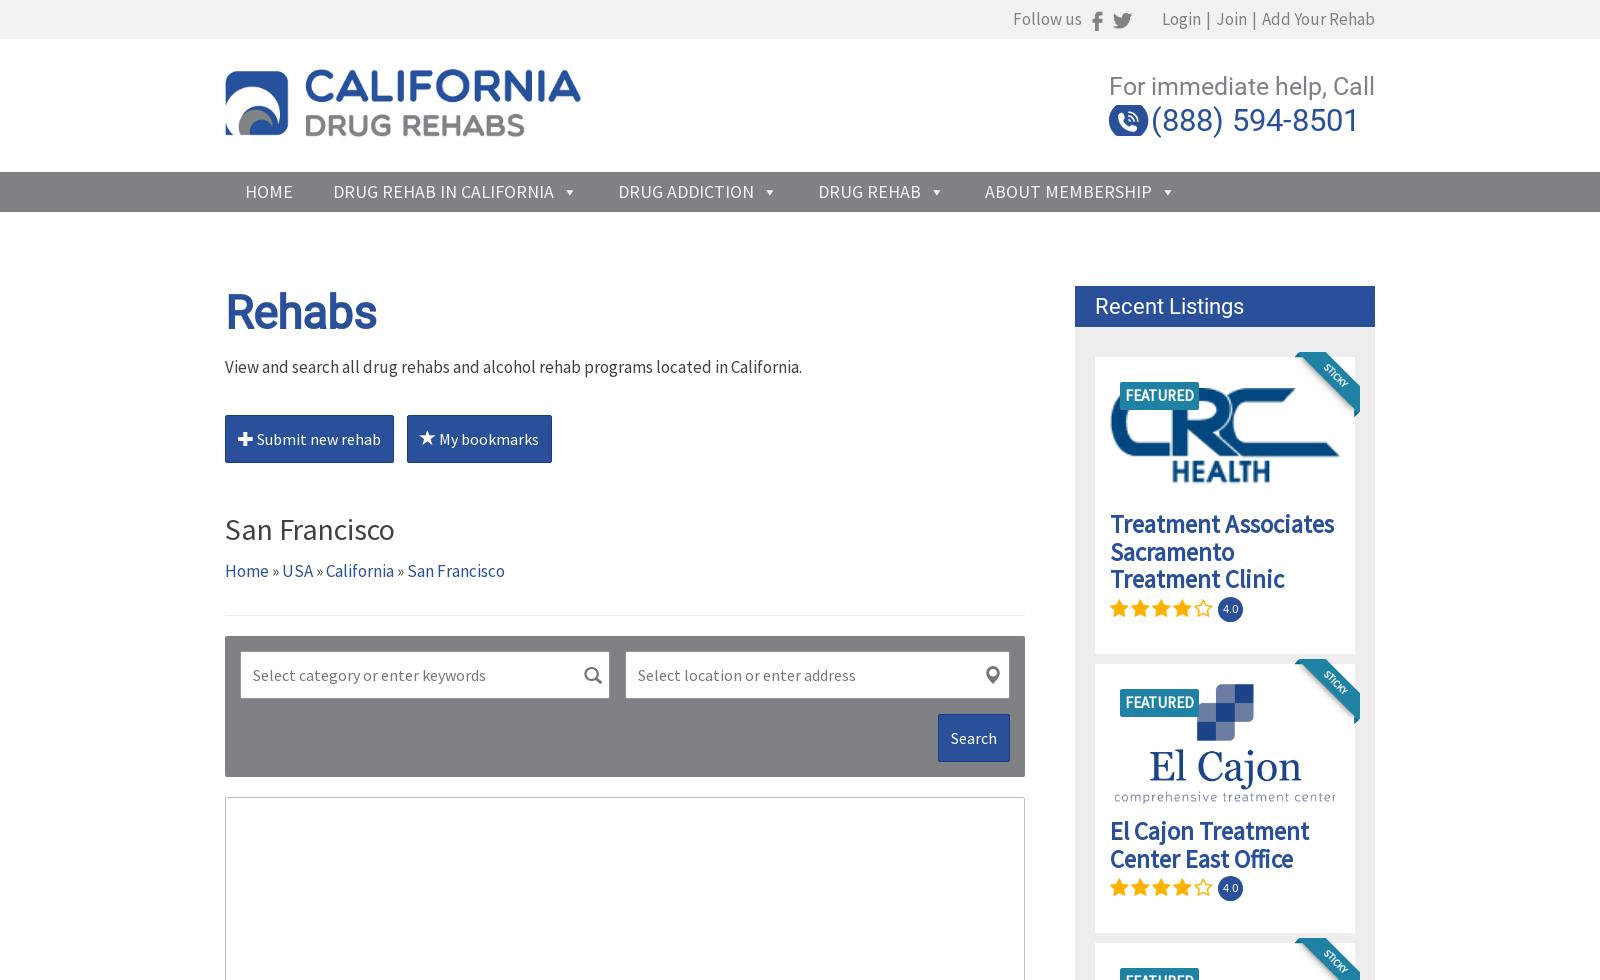 The image size is (1600, 980). Describe the element at coordinates (673, 387) in the screenshot. I see `'Cocaine Rehab'` at that location.